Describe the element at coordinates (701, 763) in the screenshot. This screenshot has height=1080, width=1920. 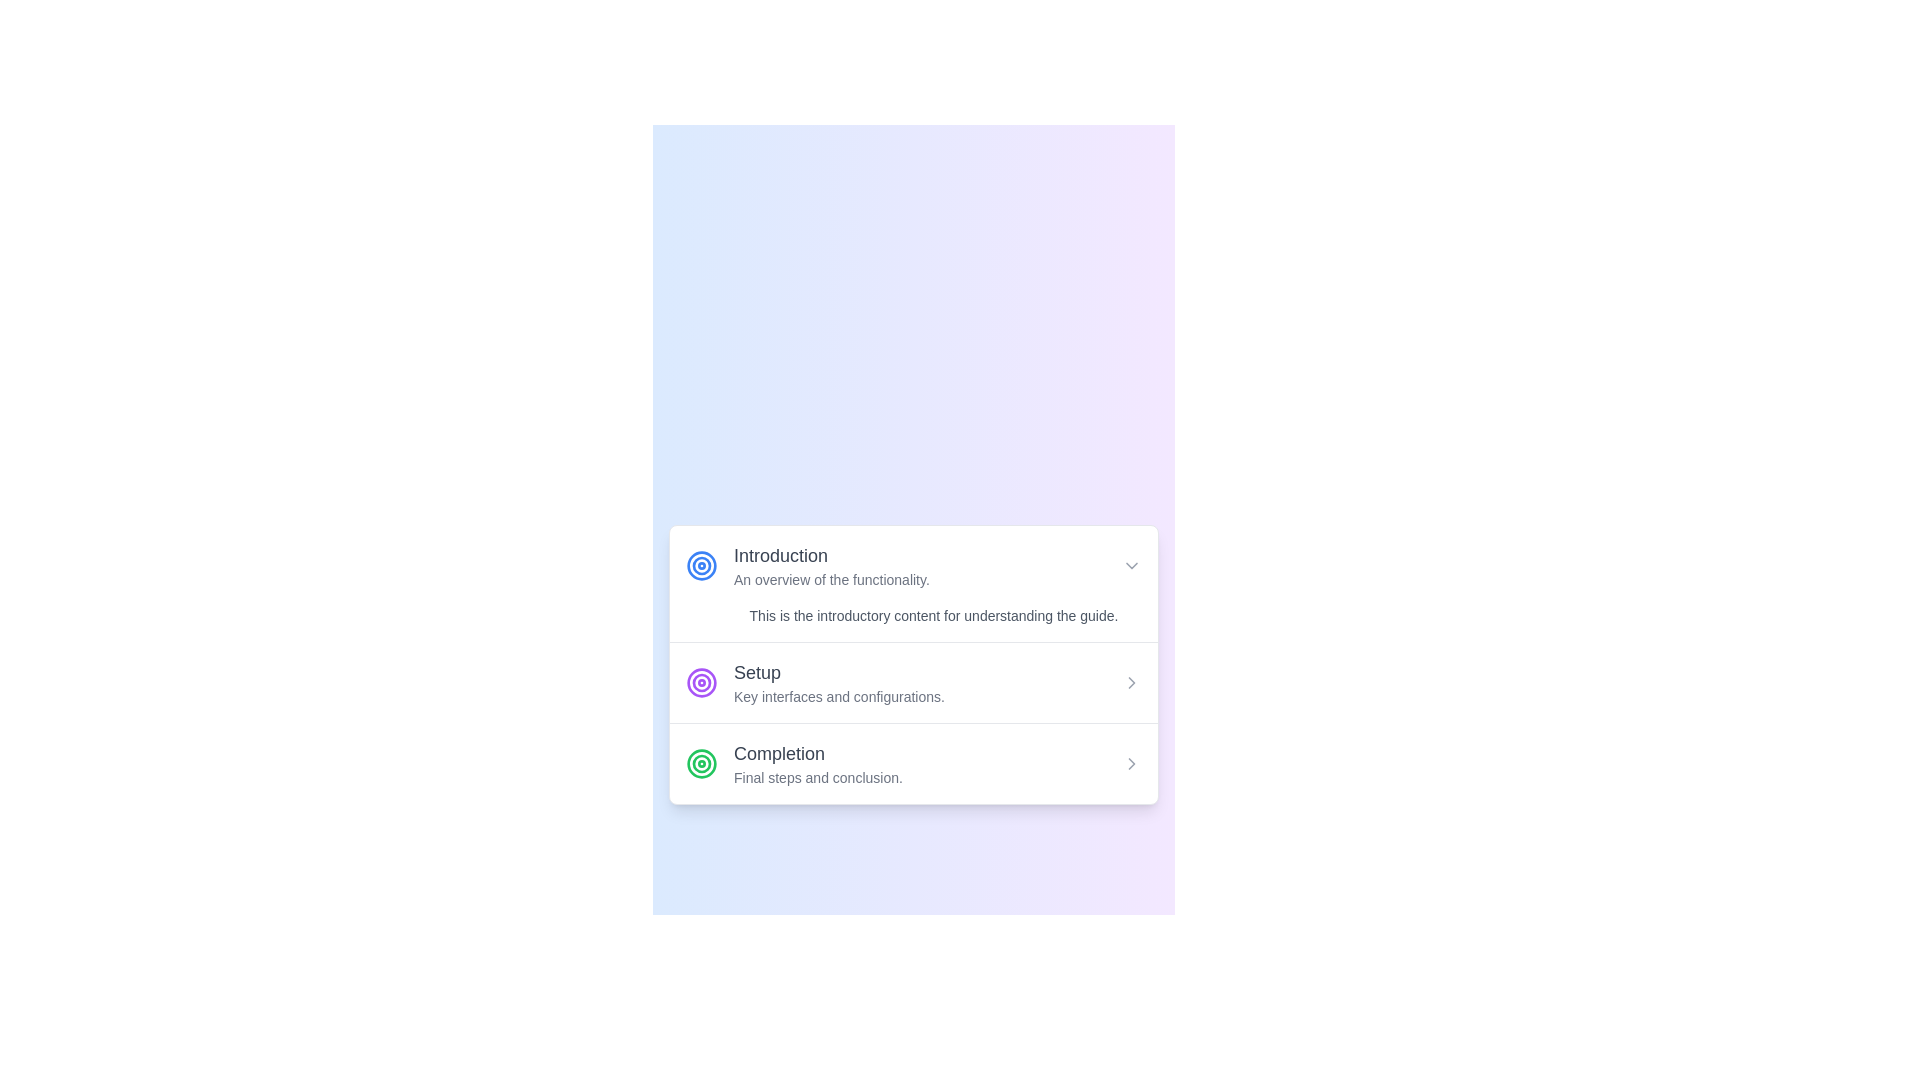
I see `the green circular ring that forms the second inner circle of a target-like design within the 'Completion' block at the bottom of the list` at that location.